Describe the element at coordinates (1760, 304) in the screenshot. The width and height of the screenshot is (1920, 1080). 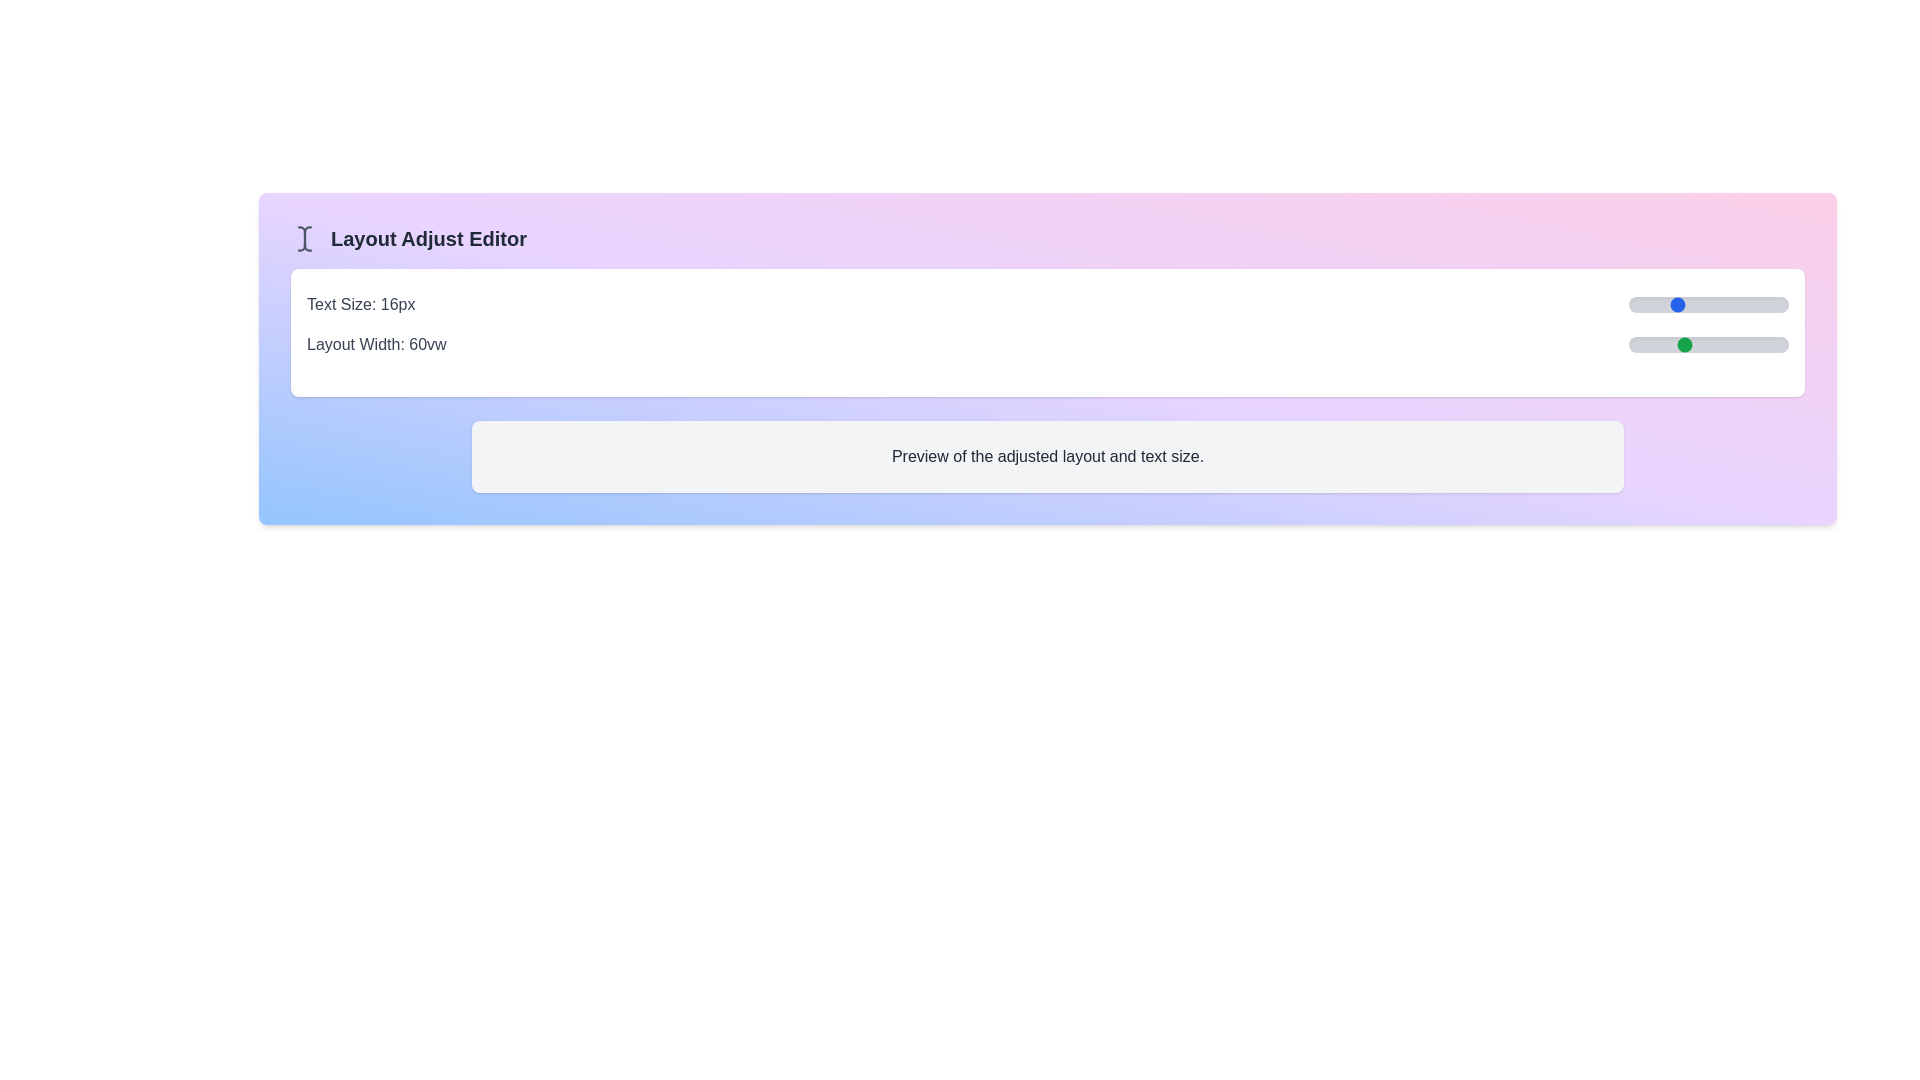
I see `the slider` at that location.